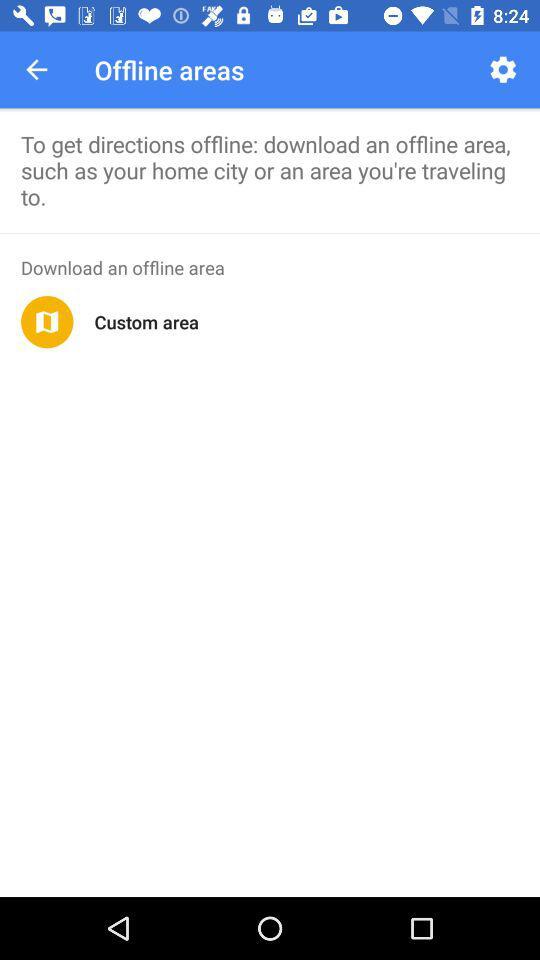 The height and width of the screenshot is (960, 540). Describe the element at coordinates (502, 69) in the screenshot. I see `the icon to the right of offline areas app` at that location.